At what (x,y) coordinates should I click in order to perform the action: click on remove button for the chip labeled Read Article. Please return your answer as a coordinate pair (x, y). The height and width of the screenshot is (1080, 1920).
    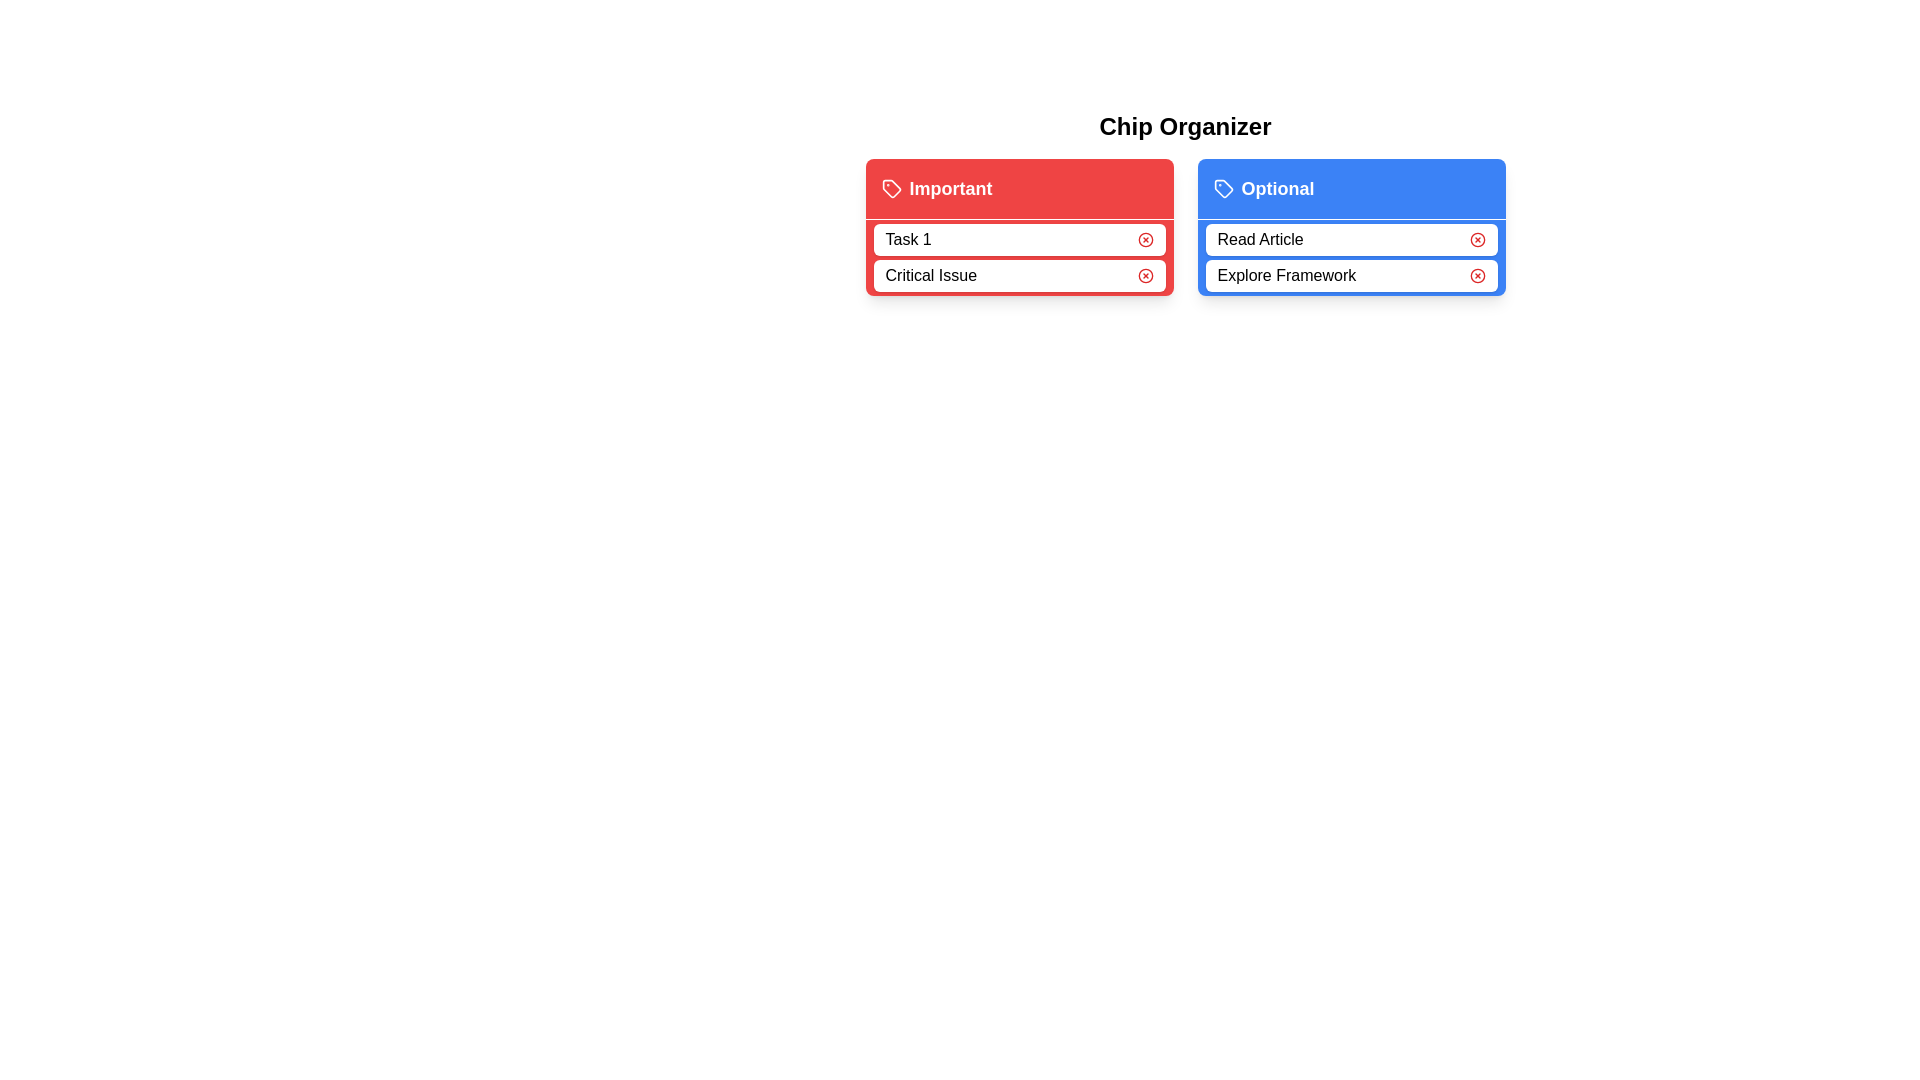
    Looking at the image, I should click on (1477, 238).